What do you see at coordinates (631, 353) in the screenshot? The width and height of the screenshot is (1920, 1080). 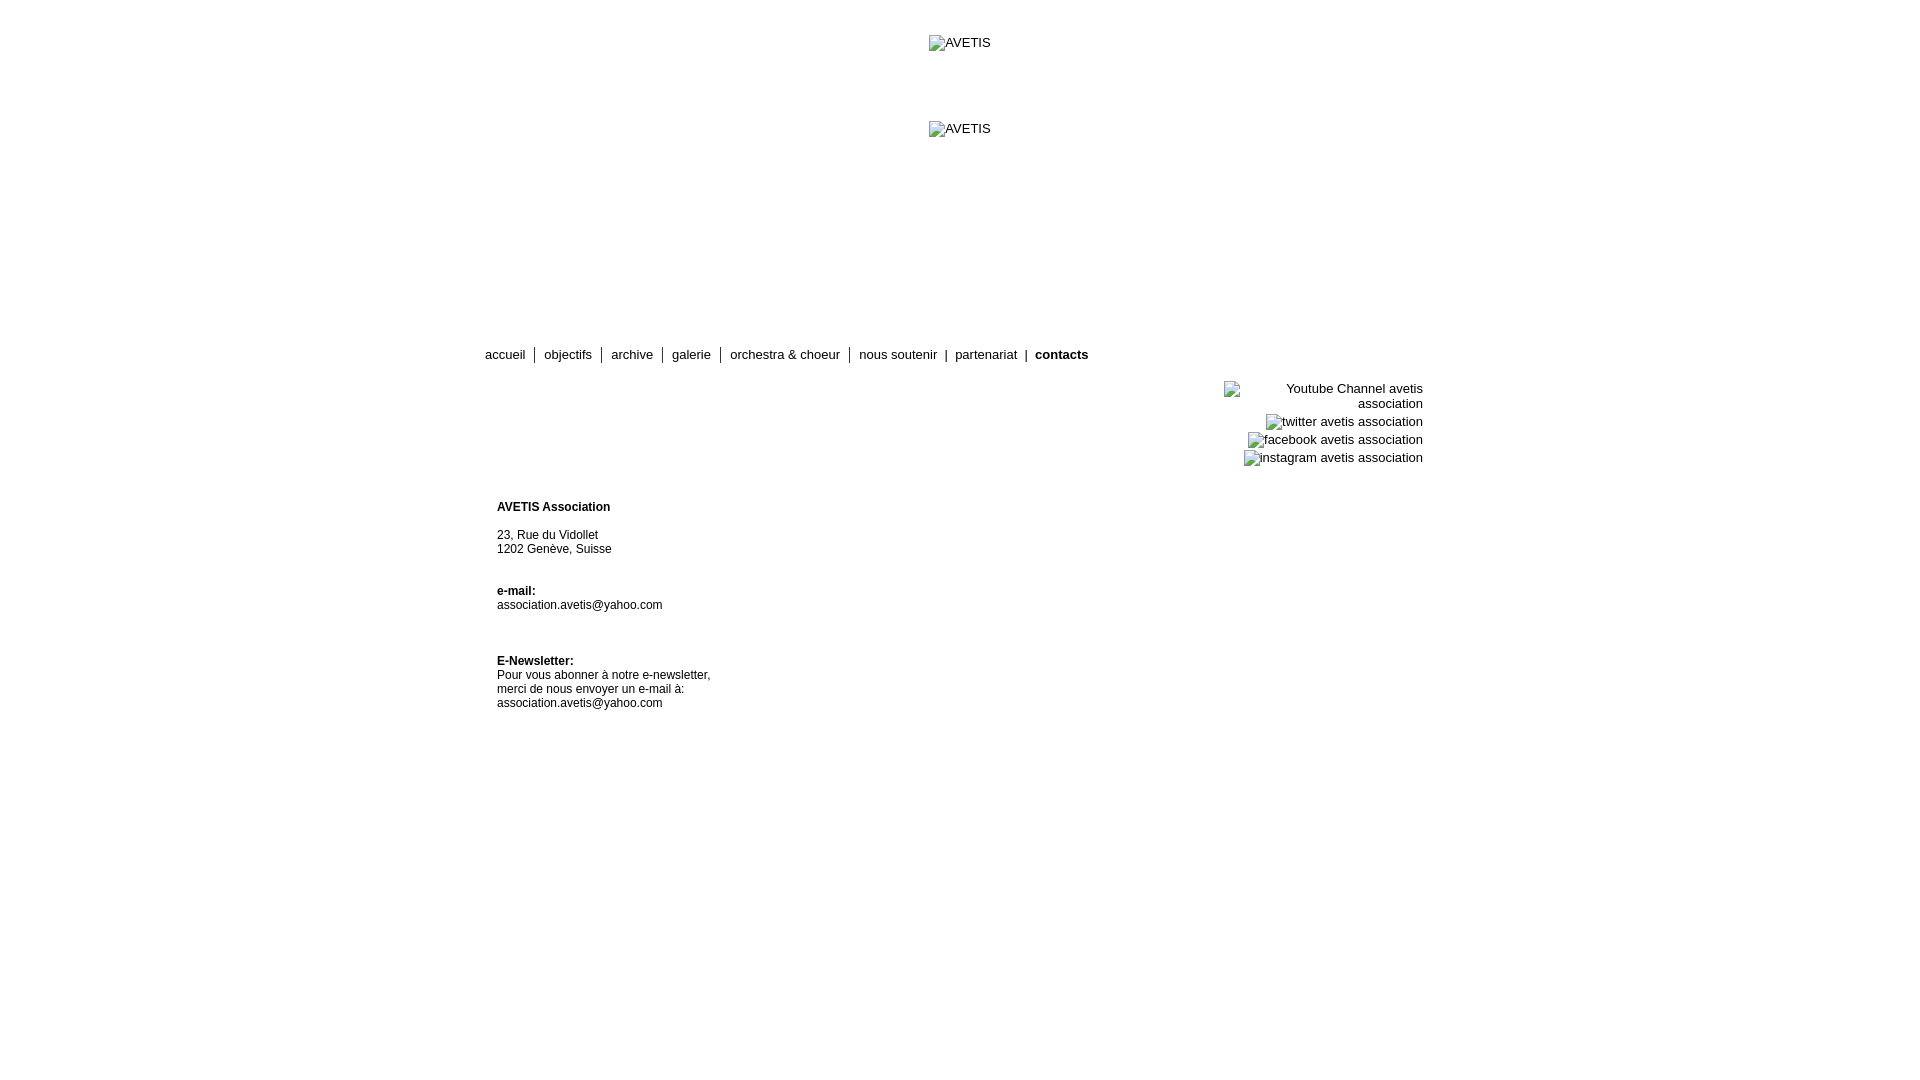 I see `'archive'` at bounding box center [631, 353].